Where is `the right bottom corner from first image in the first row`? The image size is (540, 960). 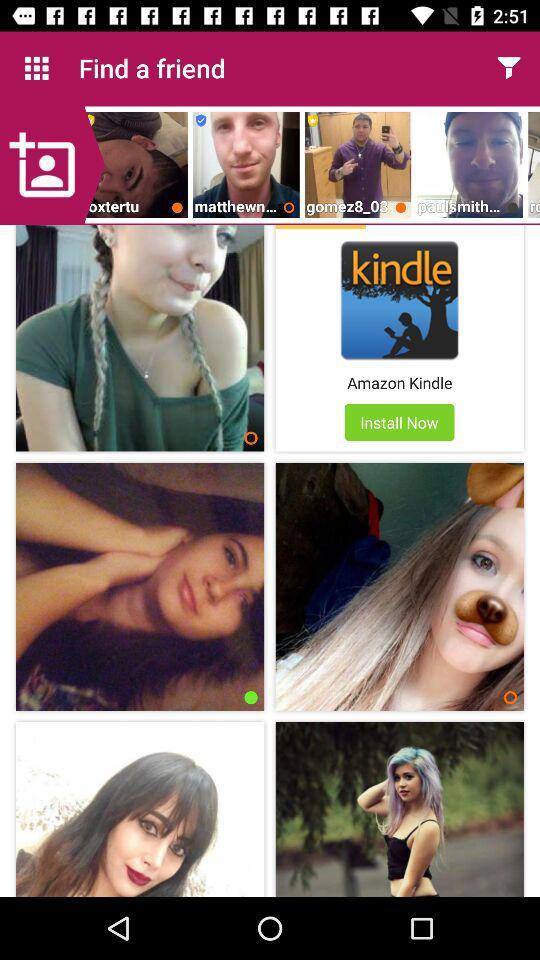
the right bottom corner from first image in the first row is located at coordinates (251, 438).